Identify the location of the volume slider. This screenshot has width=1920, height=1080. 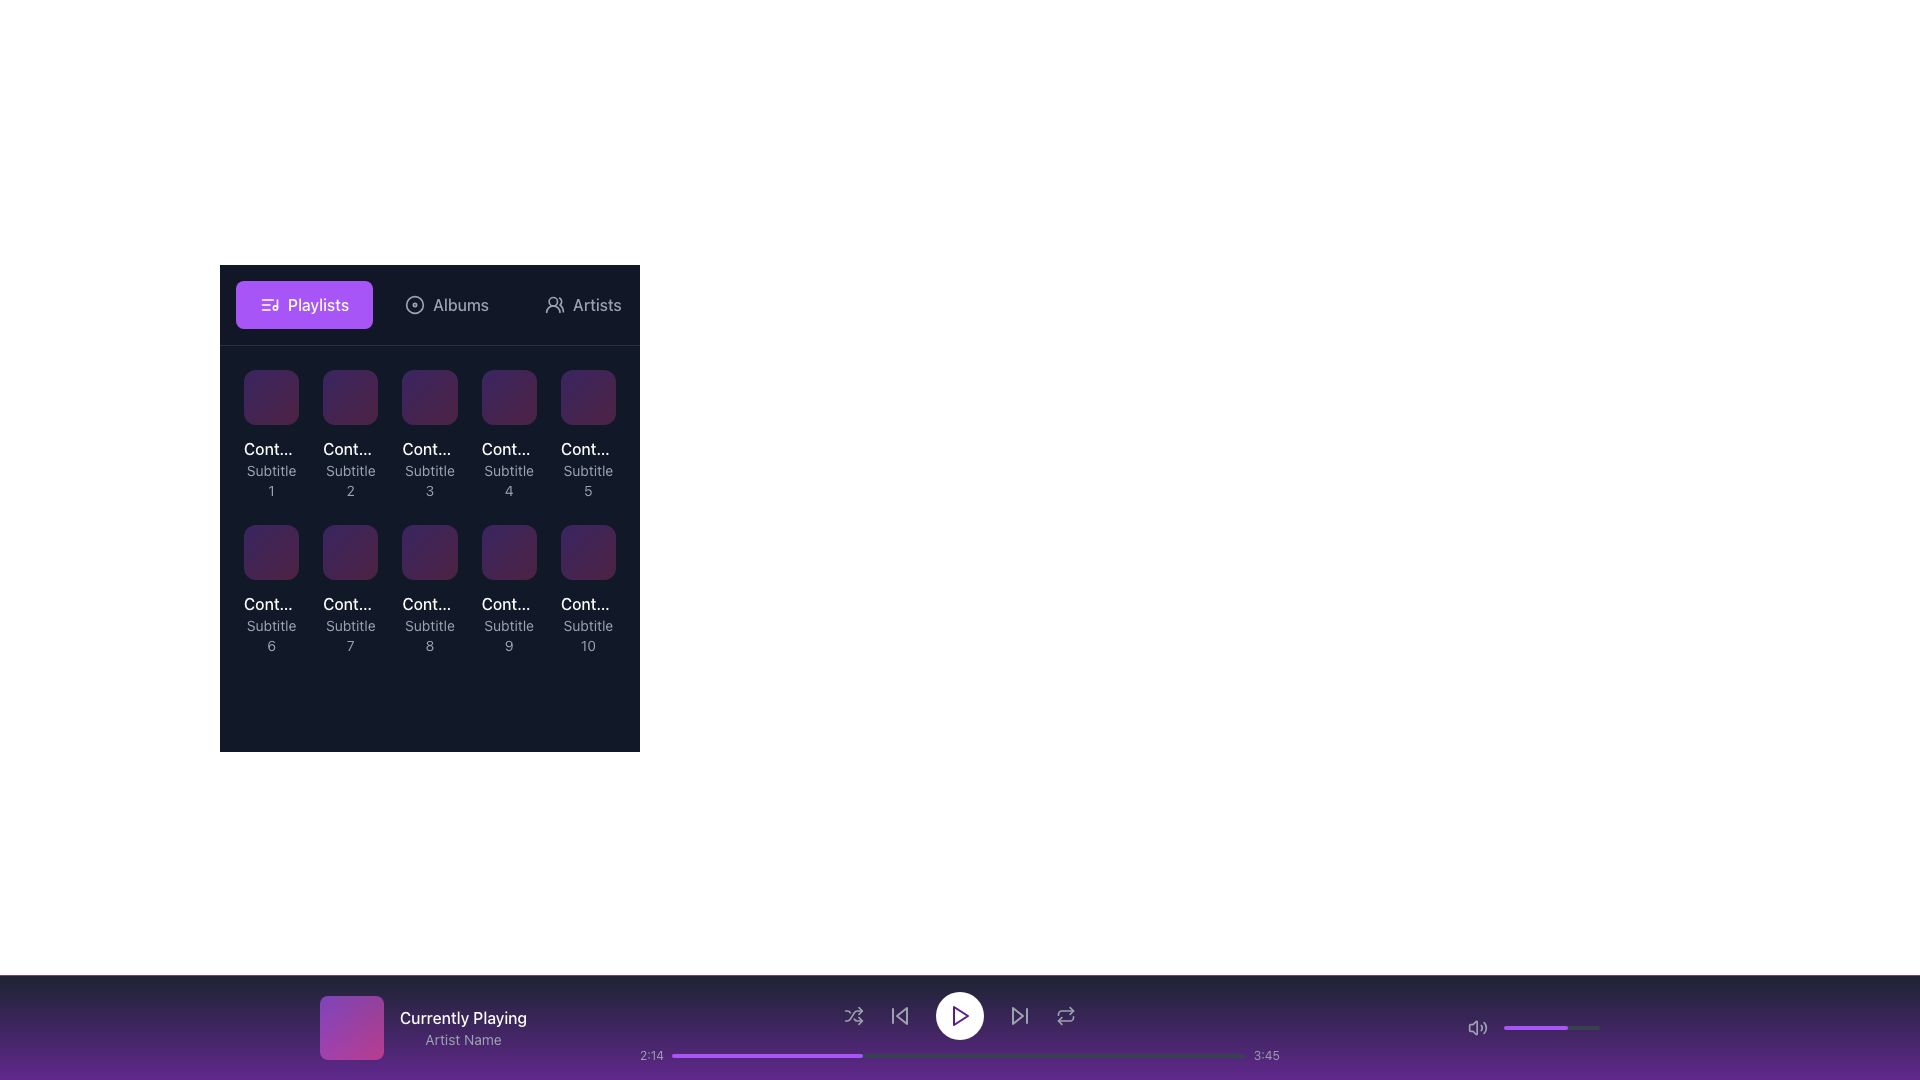
(1519, 1028).